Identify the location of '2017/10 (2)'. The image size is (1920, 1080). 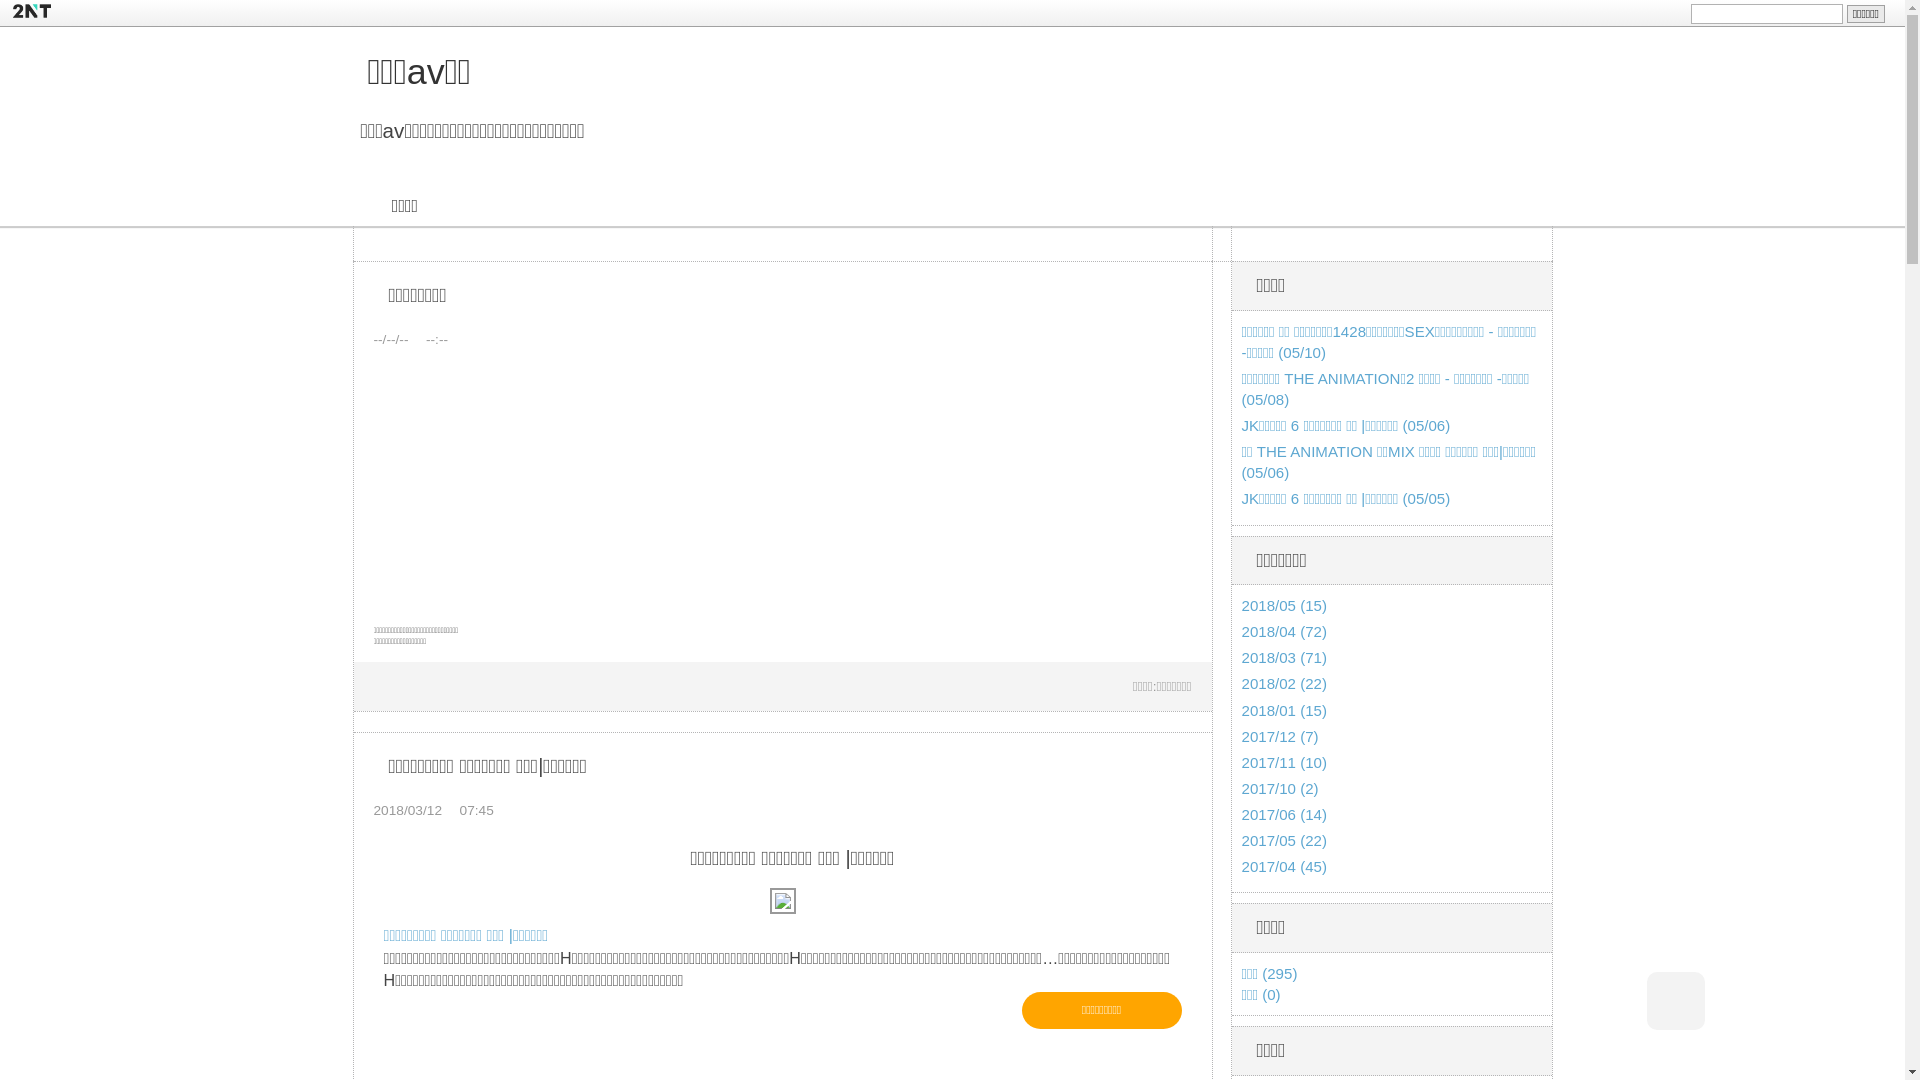
(1280, 787).